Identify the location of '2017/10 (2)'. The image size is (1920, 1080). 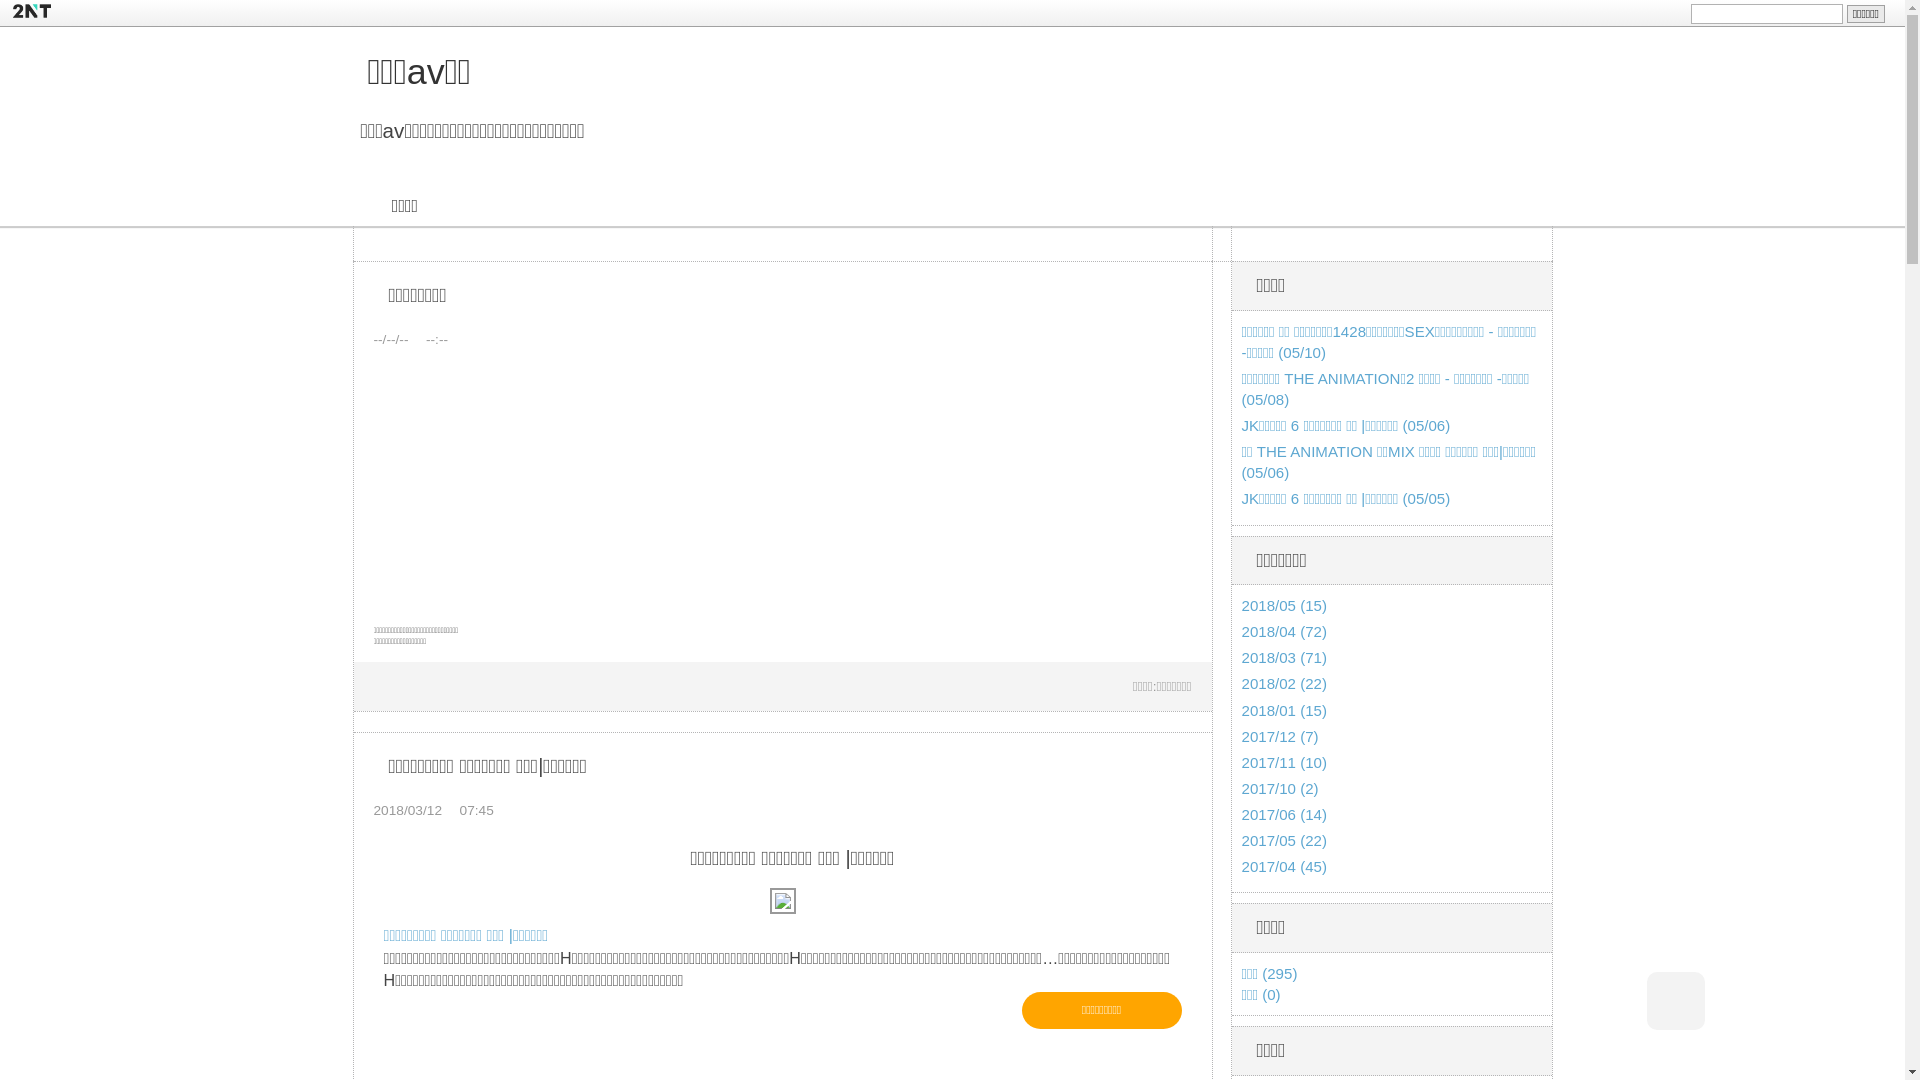
(1280, 787).